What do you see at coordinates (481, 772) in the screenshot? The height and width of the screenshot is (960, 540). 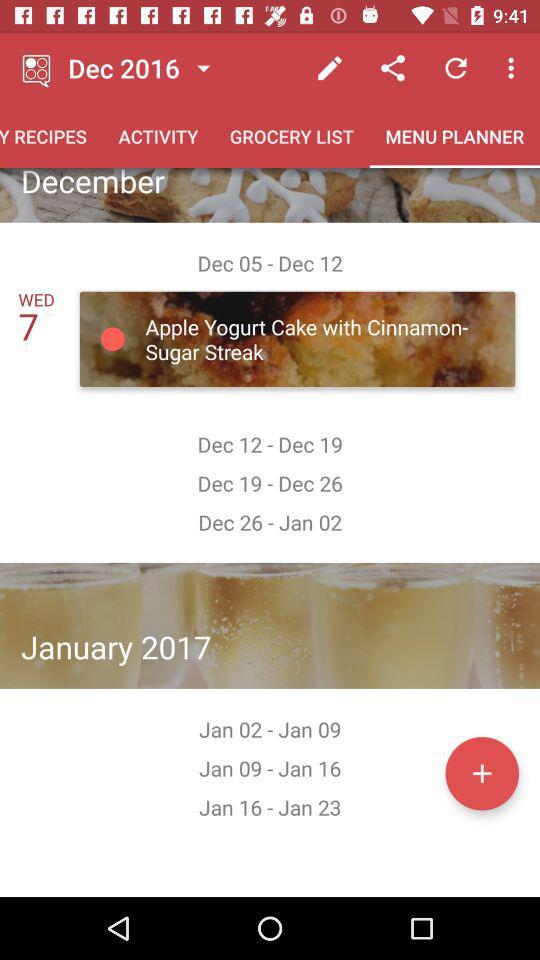 I see `the add icon` at bounding box center [481, 772].